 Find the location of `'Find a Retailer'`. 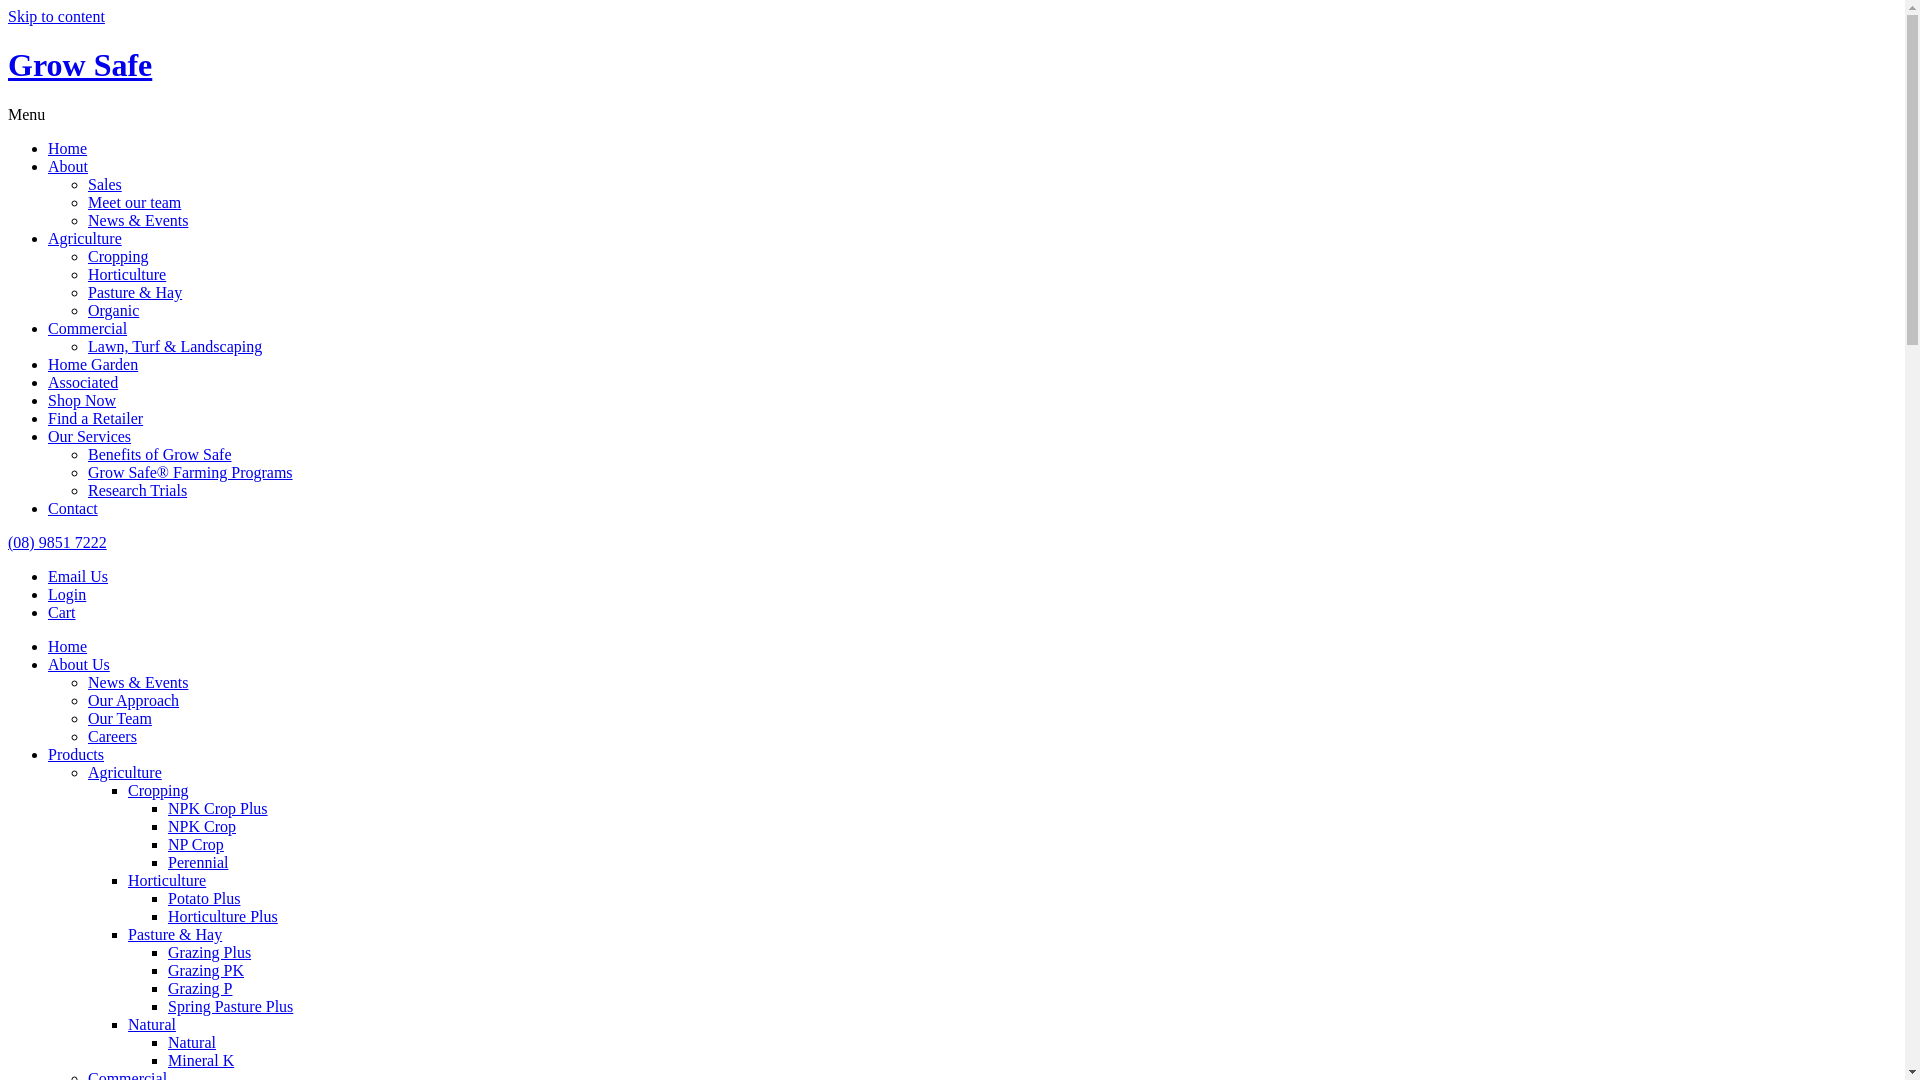

'Find a Retailer' is located at coordinates (94, 417).